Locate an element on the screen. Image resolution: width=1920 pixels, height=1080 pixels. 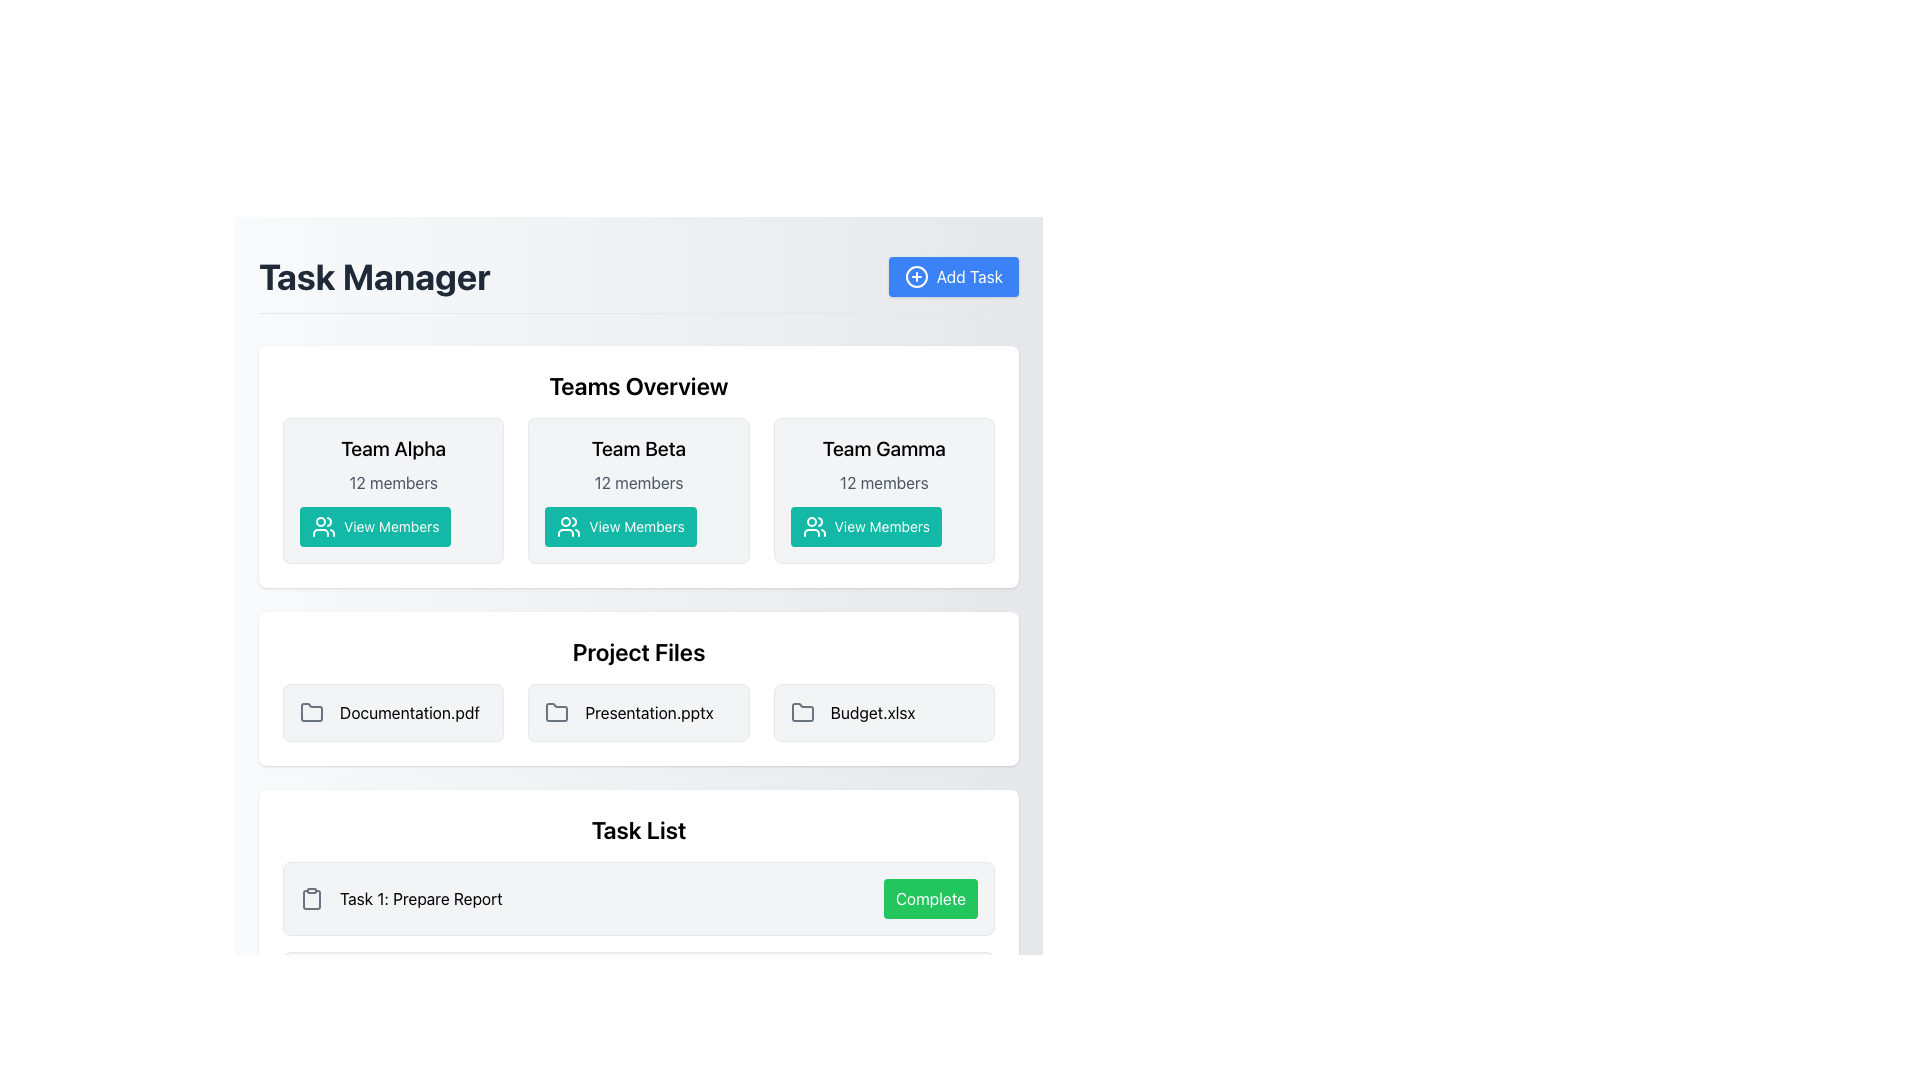
the File item card with the document icon labeled 'Presentation.pptx' located in the 'Project Files' section is located at coordinates (637, 712).